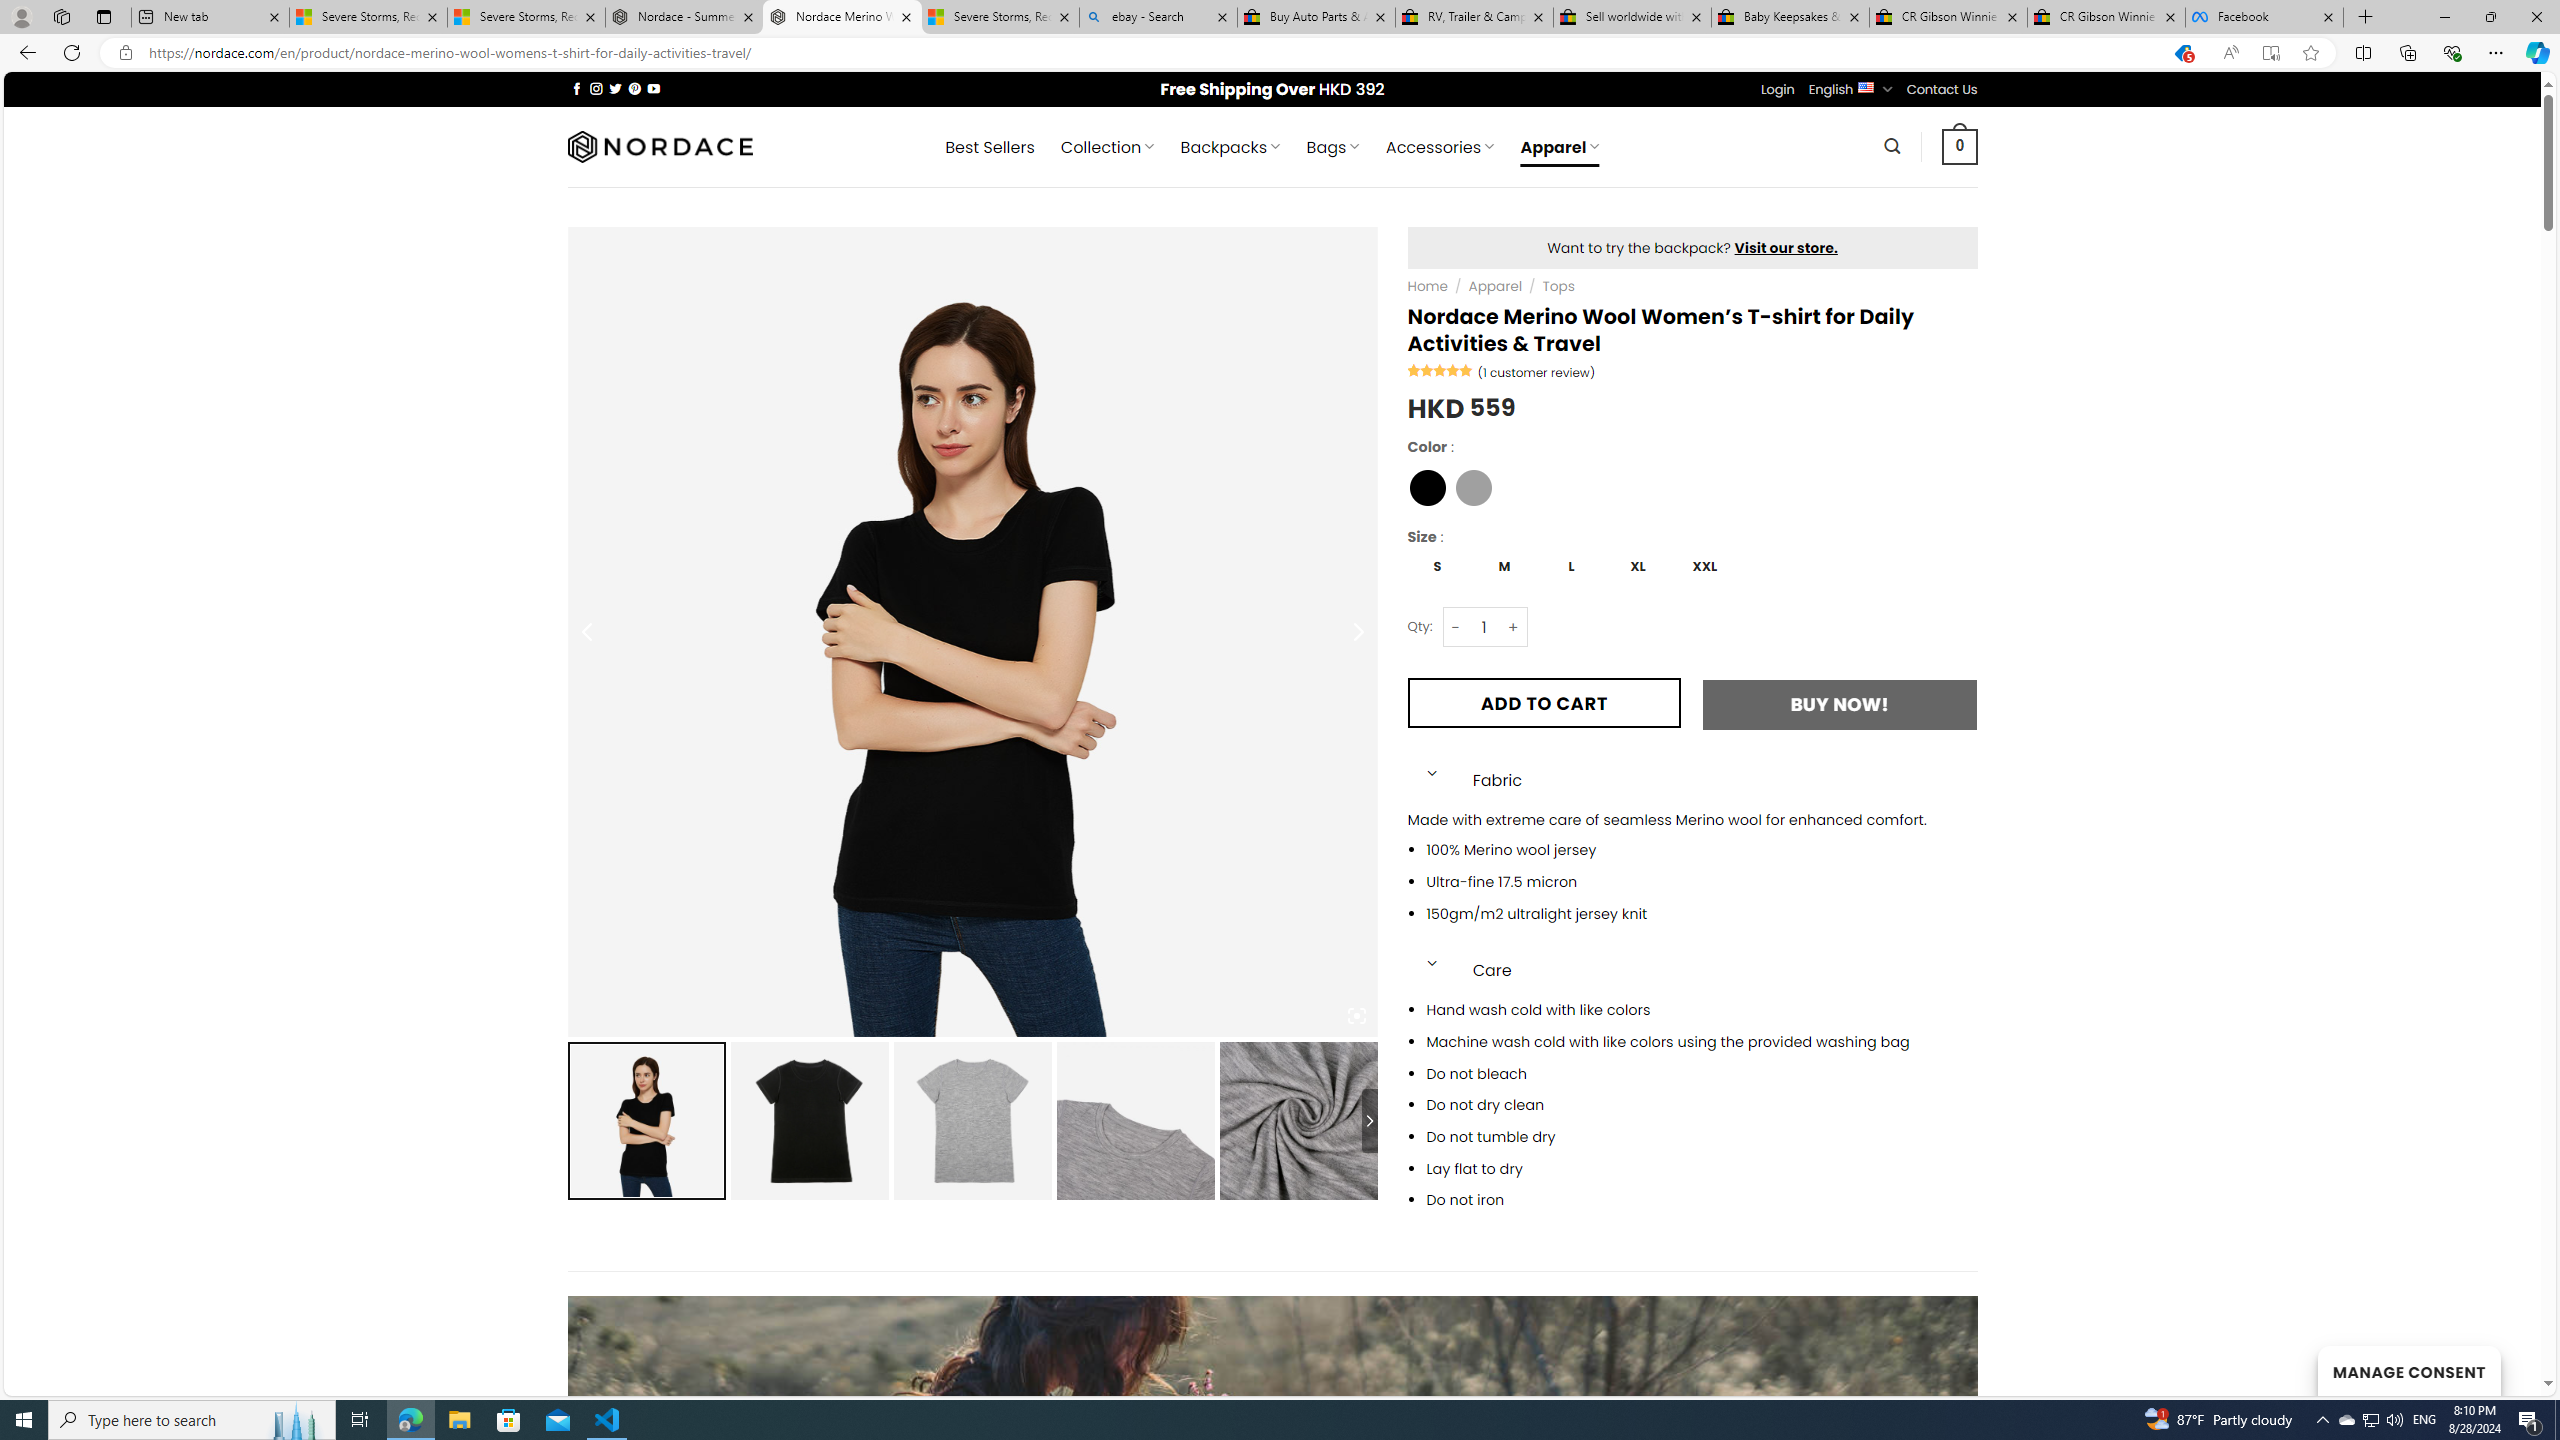 Image resolution: width=2560 pixels, height=1440 pixels. What do you see at coordinates (1440, 369) in the screenshot?
I see `'Rated 5.00 out of 5'` at bounding box center [1440, 369].